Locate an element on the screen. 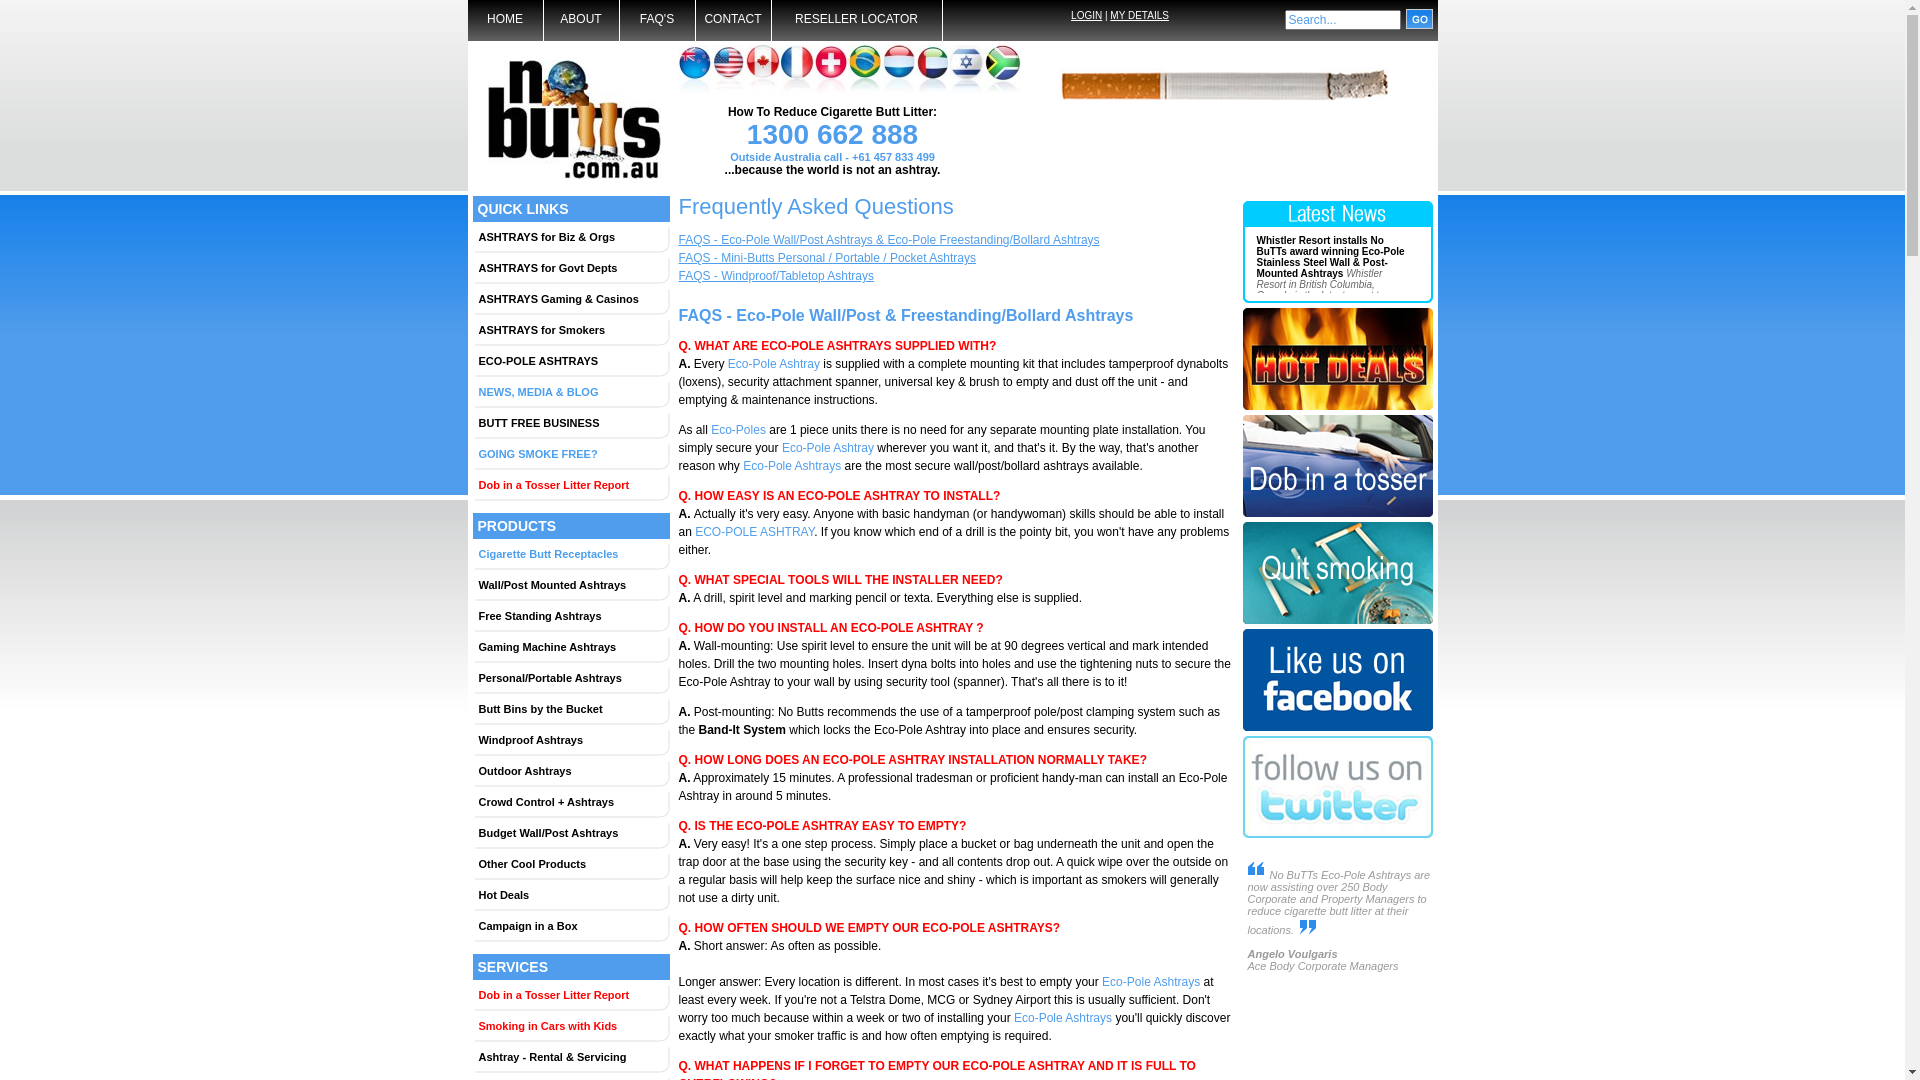 The width and height of the screenshot is (1920, 1080). 'Quit Smoking here' is located at coordinates (1241, 575).